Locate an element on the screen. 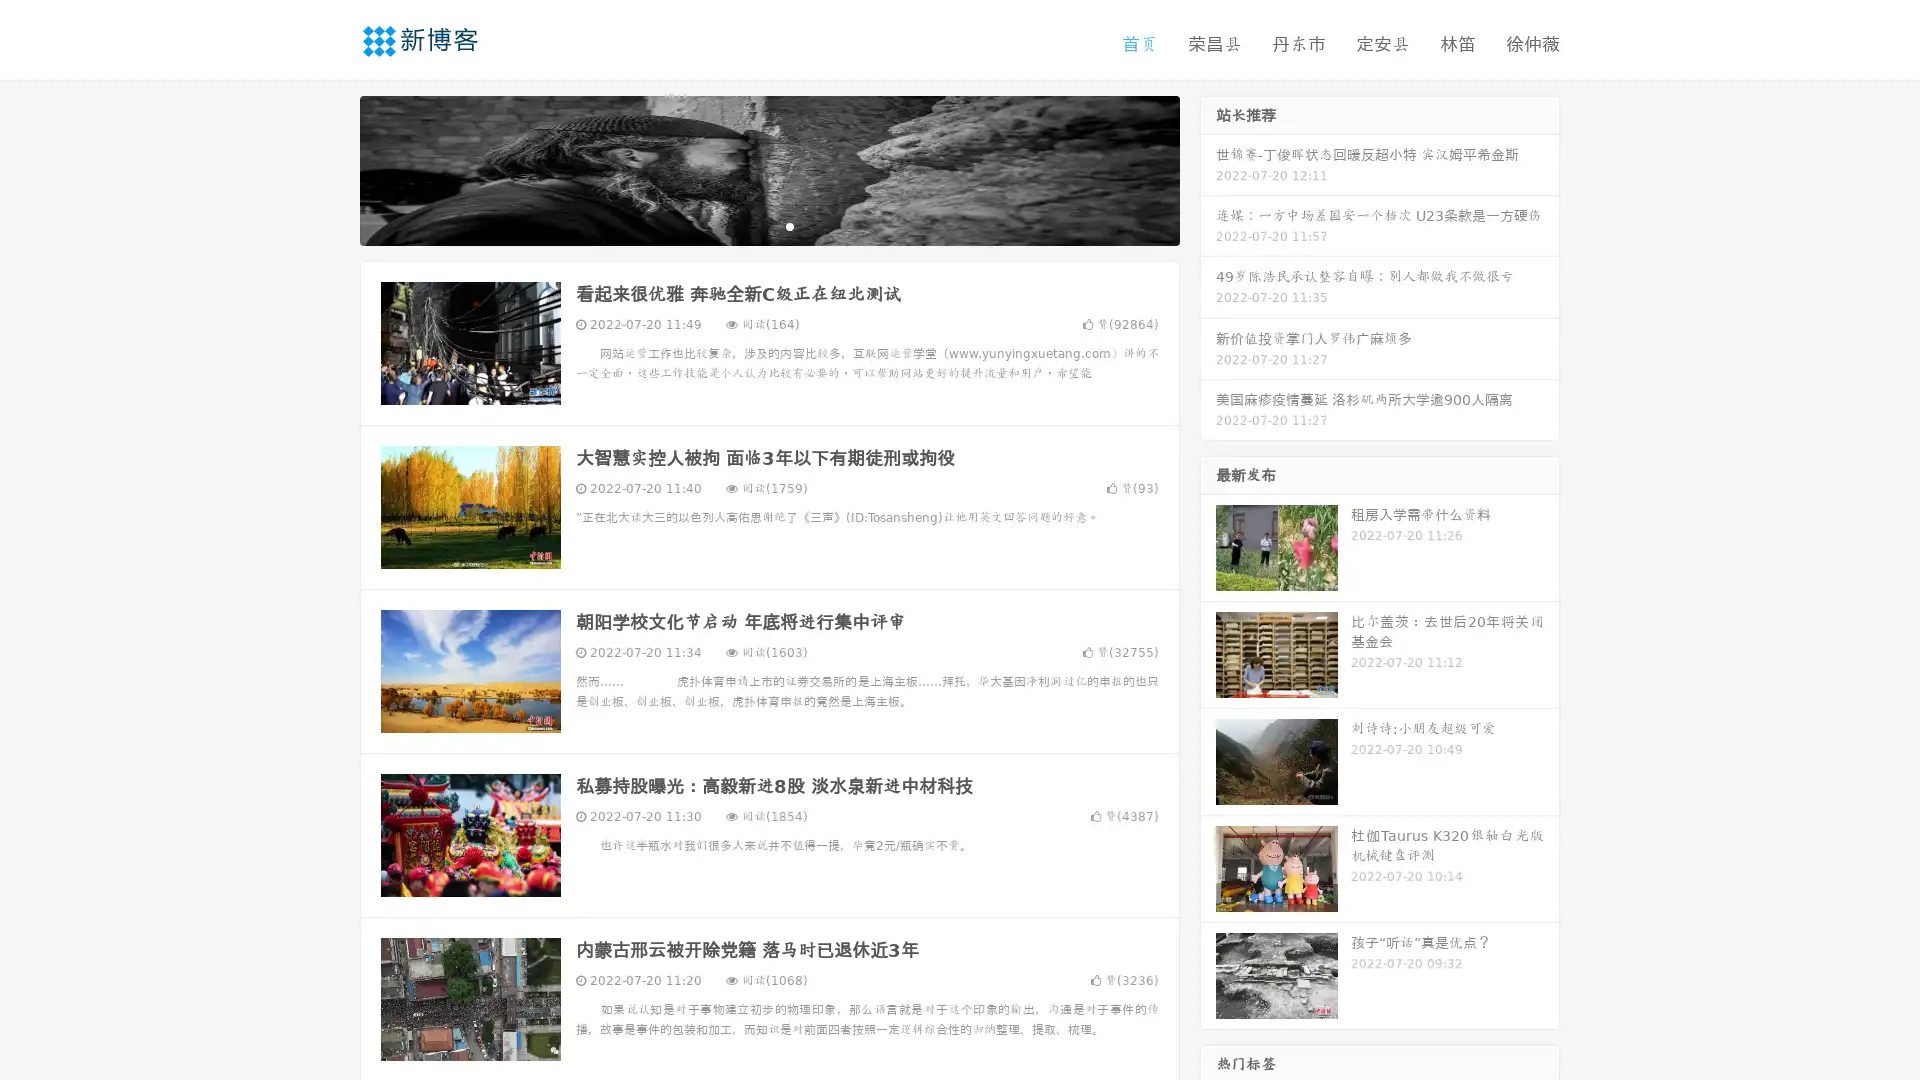  Next slide is located at coordinates (1208, 168).